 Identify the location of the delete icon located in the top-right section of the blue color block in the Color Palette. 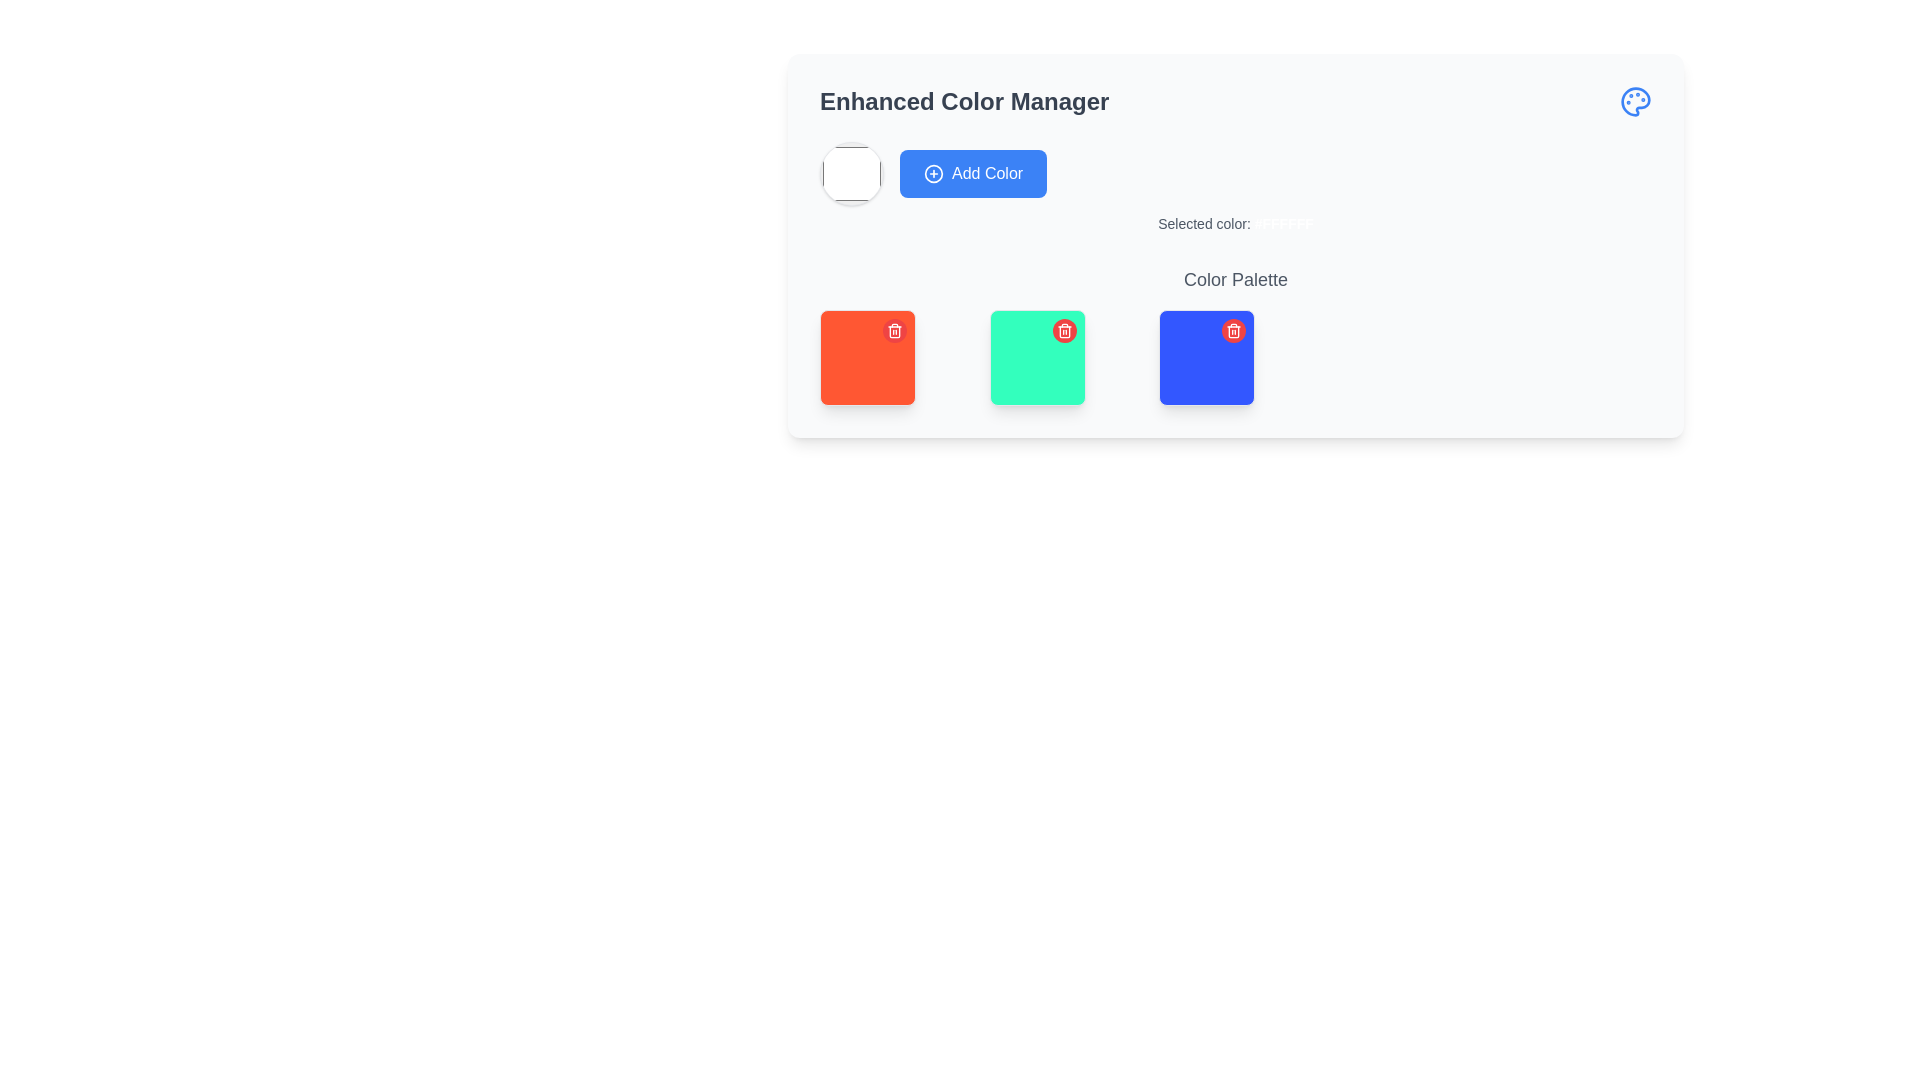
(1232, 330).